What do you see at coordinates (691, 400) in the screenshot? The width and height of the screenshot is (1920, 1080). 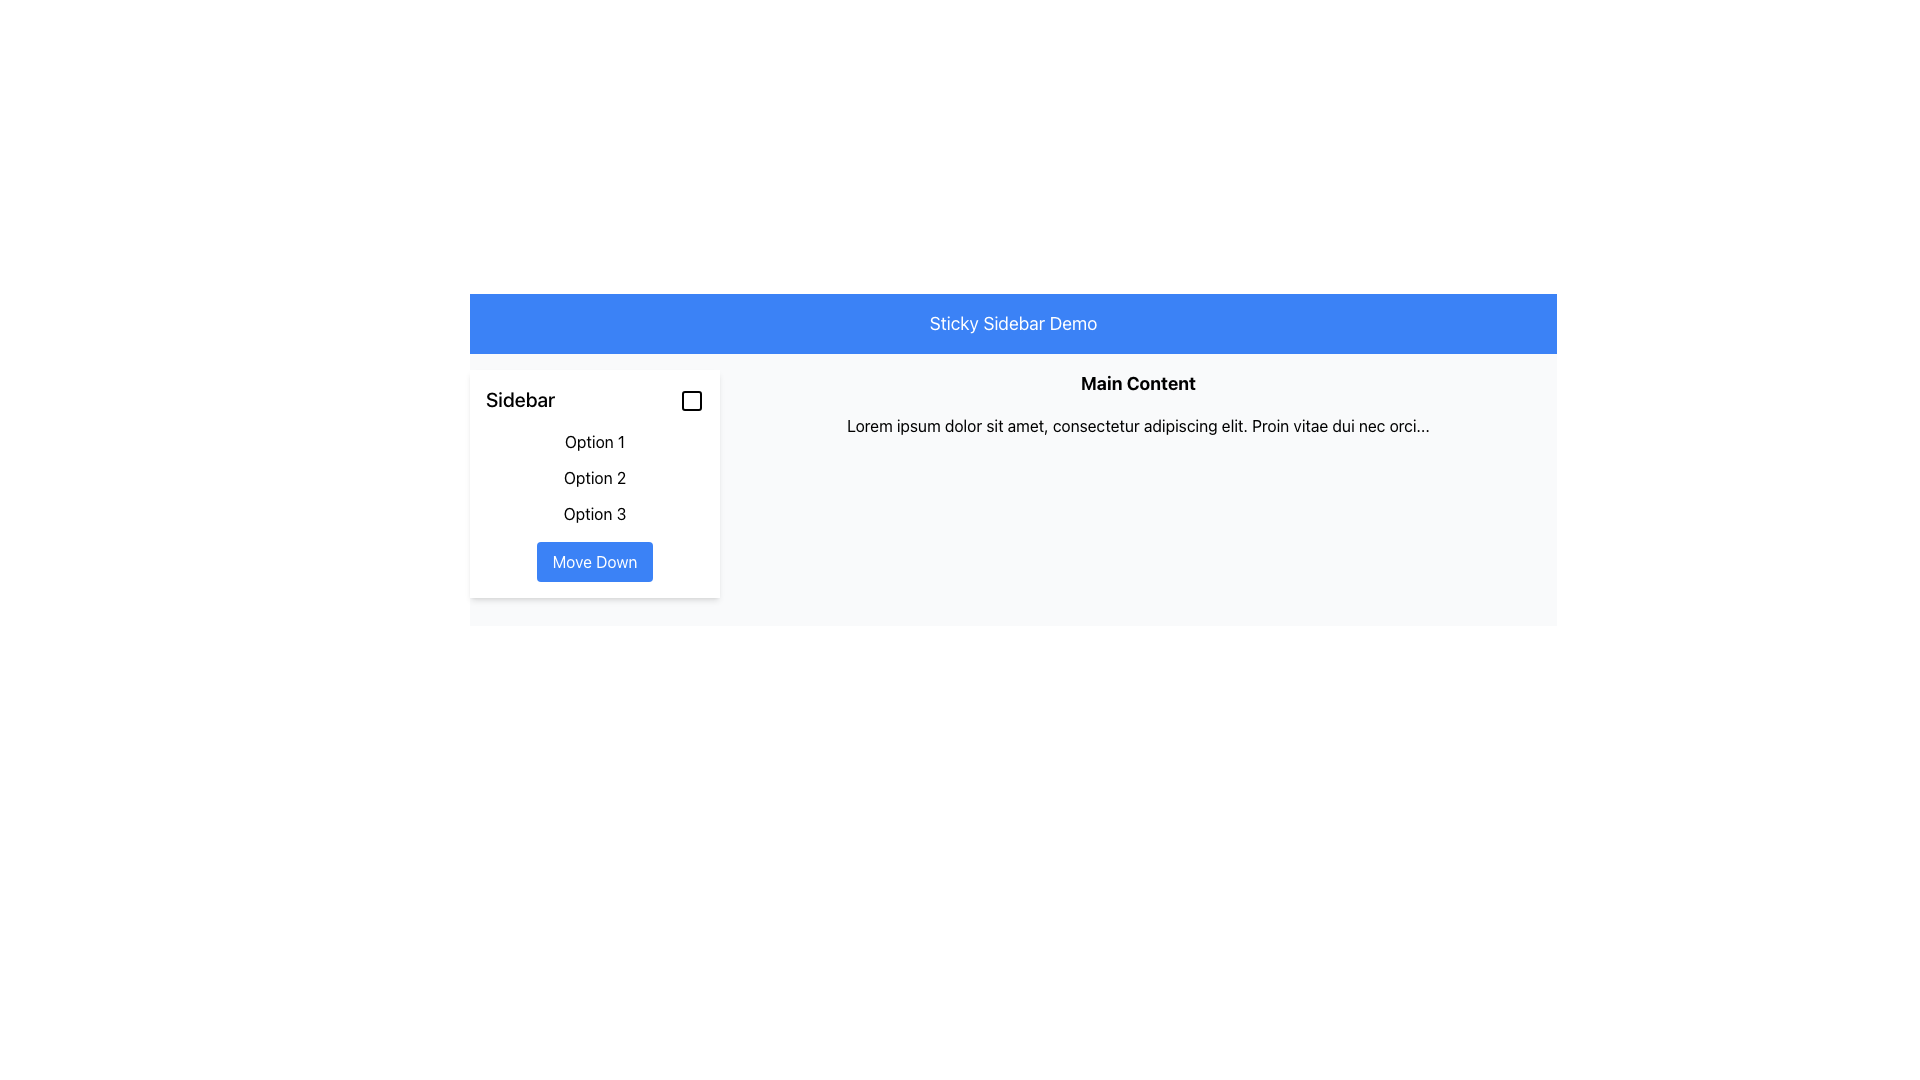 I see `the button-like icon located near the top-right corner of the 'Sidebar' header section` at bounding box center [691, 400].